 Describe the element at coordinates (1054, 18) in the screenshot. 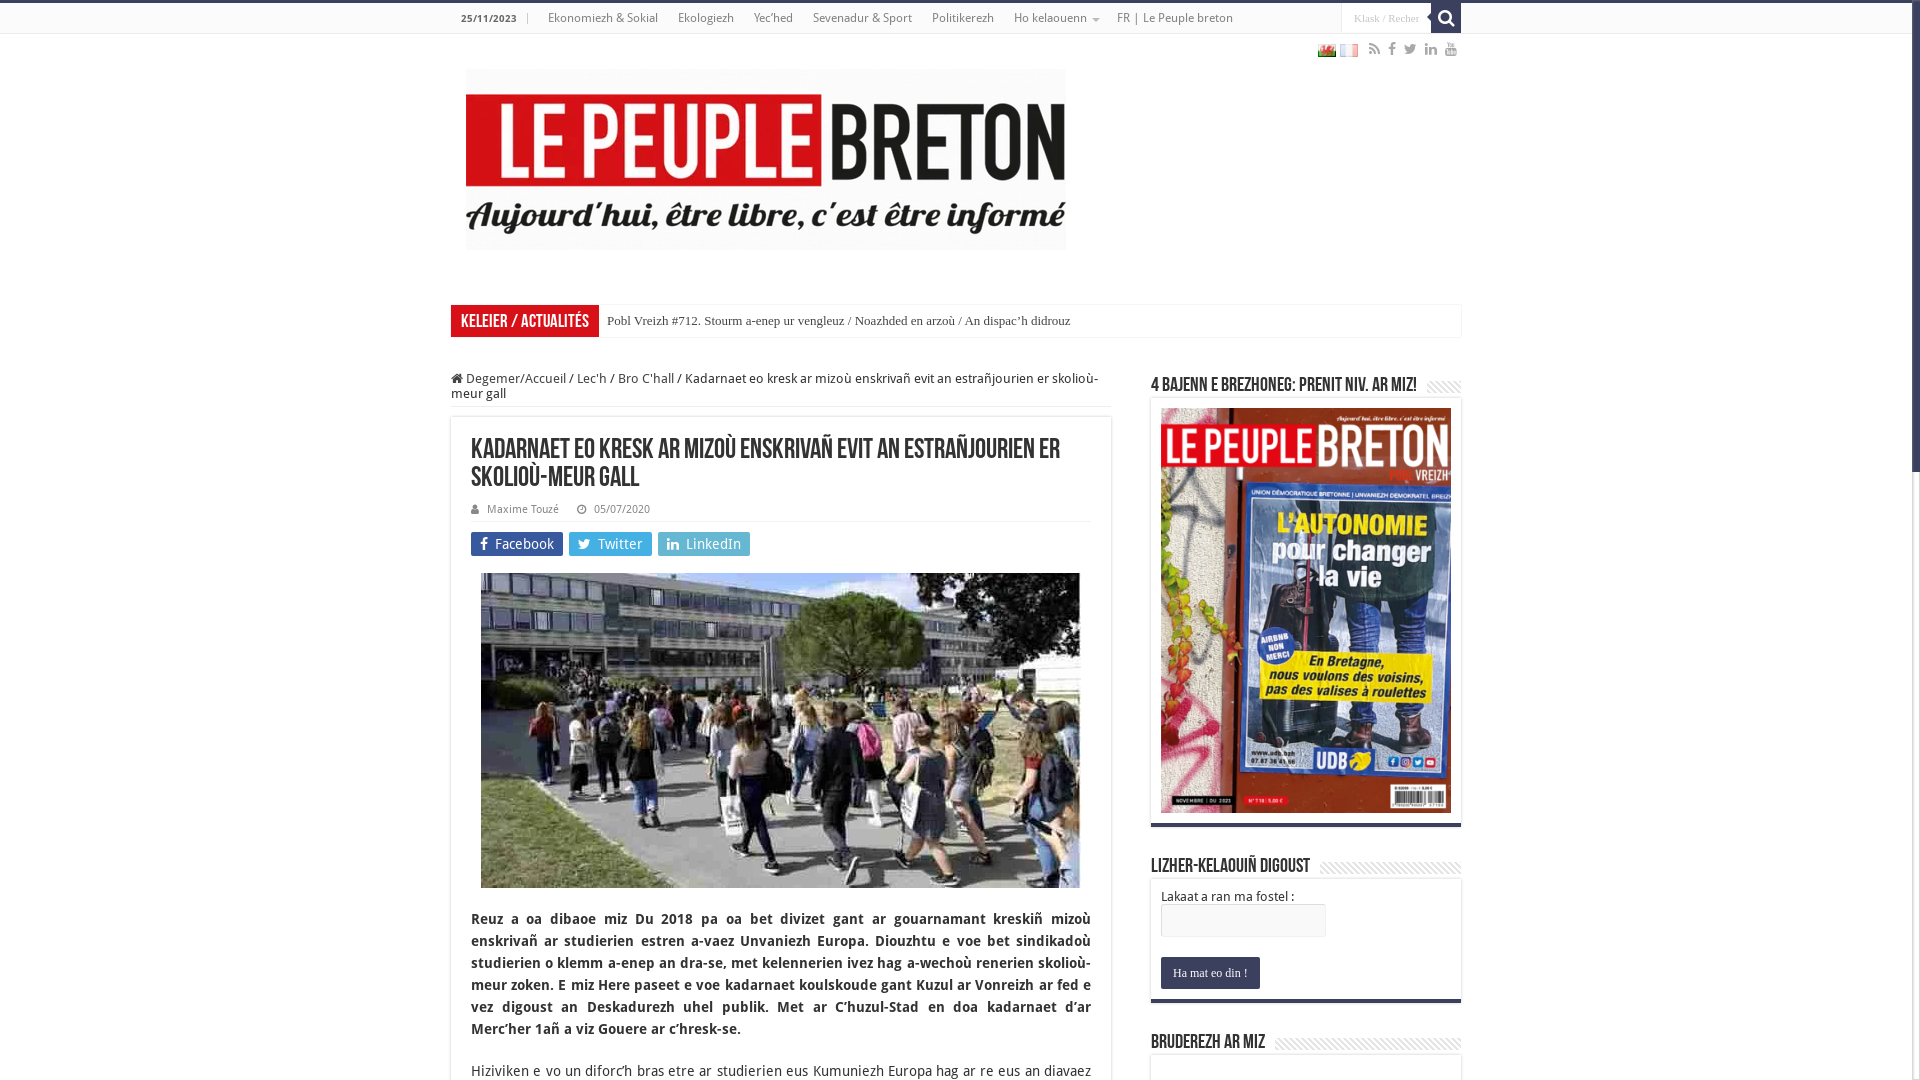

I see `'Ho kelaouenn'` at that location.